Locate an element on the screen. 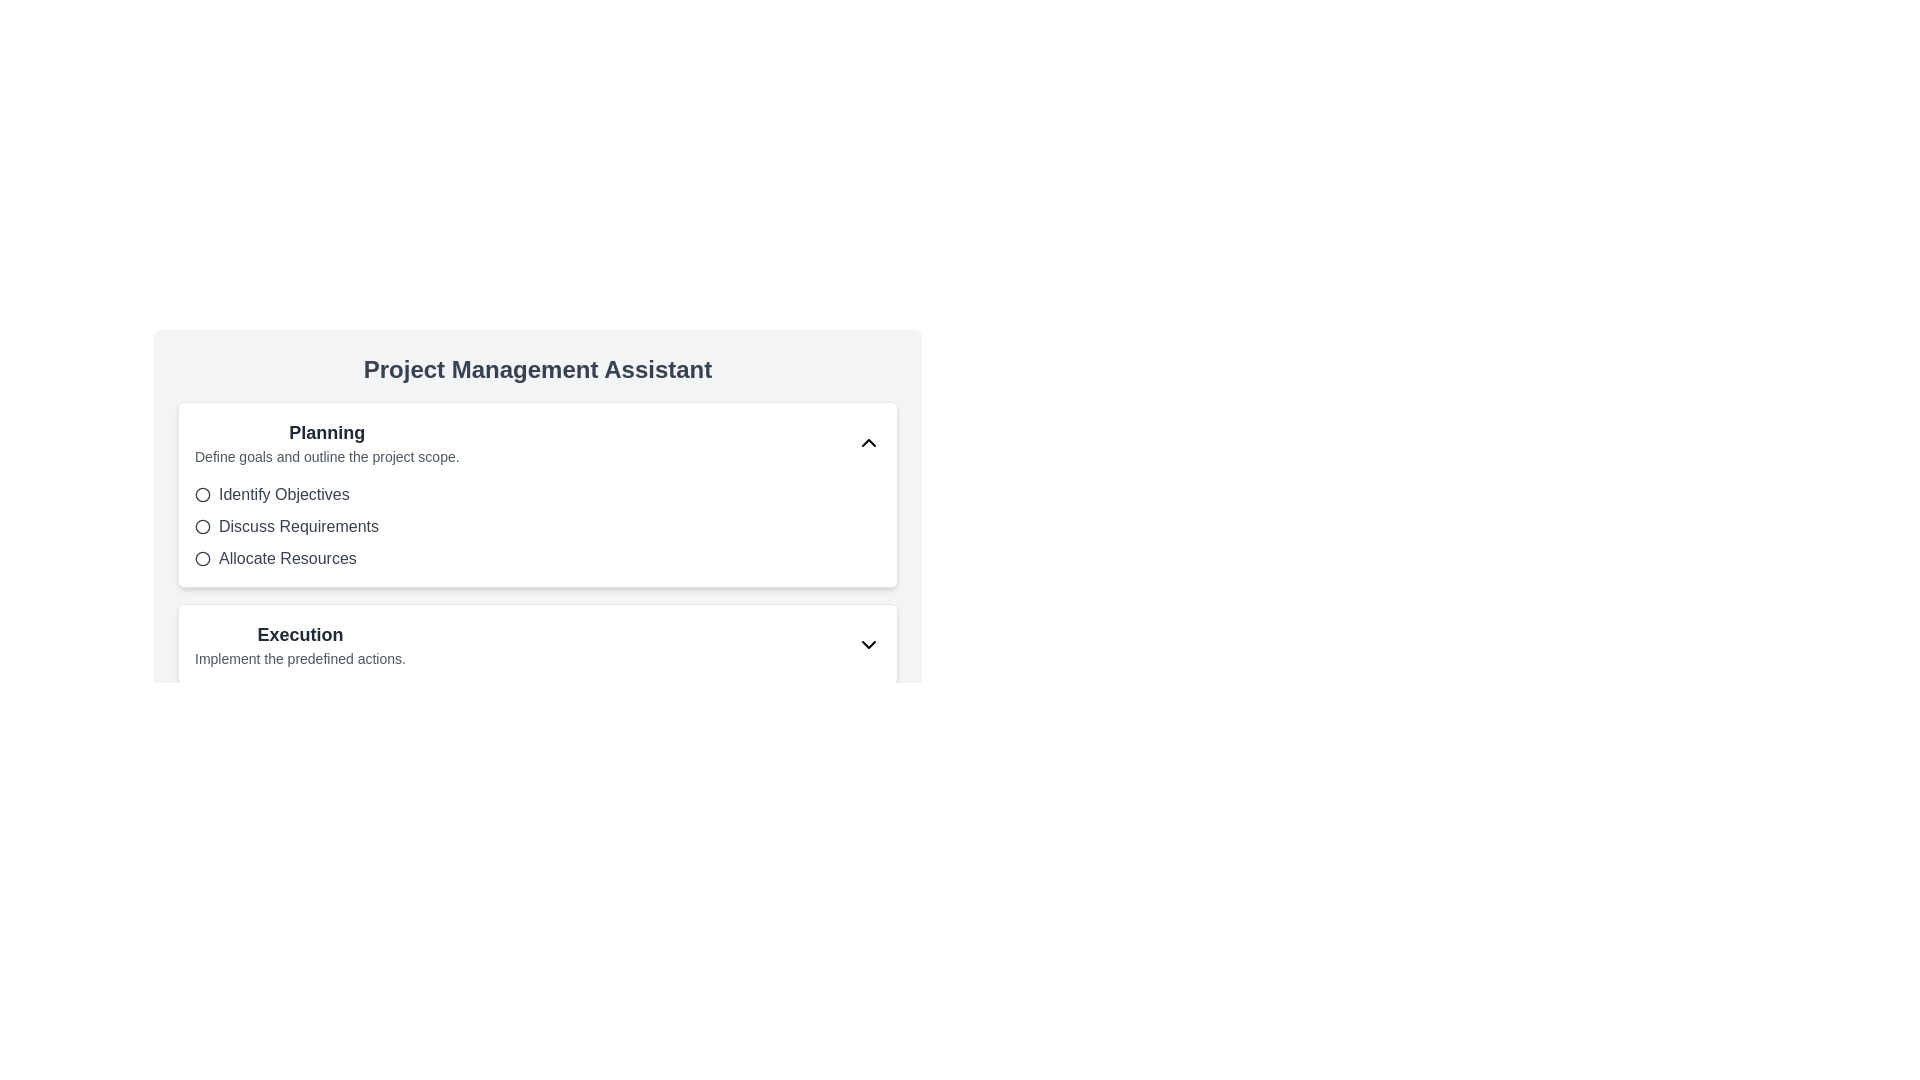 Image resolution: width=1920 pixels, height=1080 pixels. the small circular icon with a thin black outline, located beside the text 'Discuss Requirements' is located at coordinates (202, 526).